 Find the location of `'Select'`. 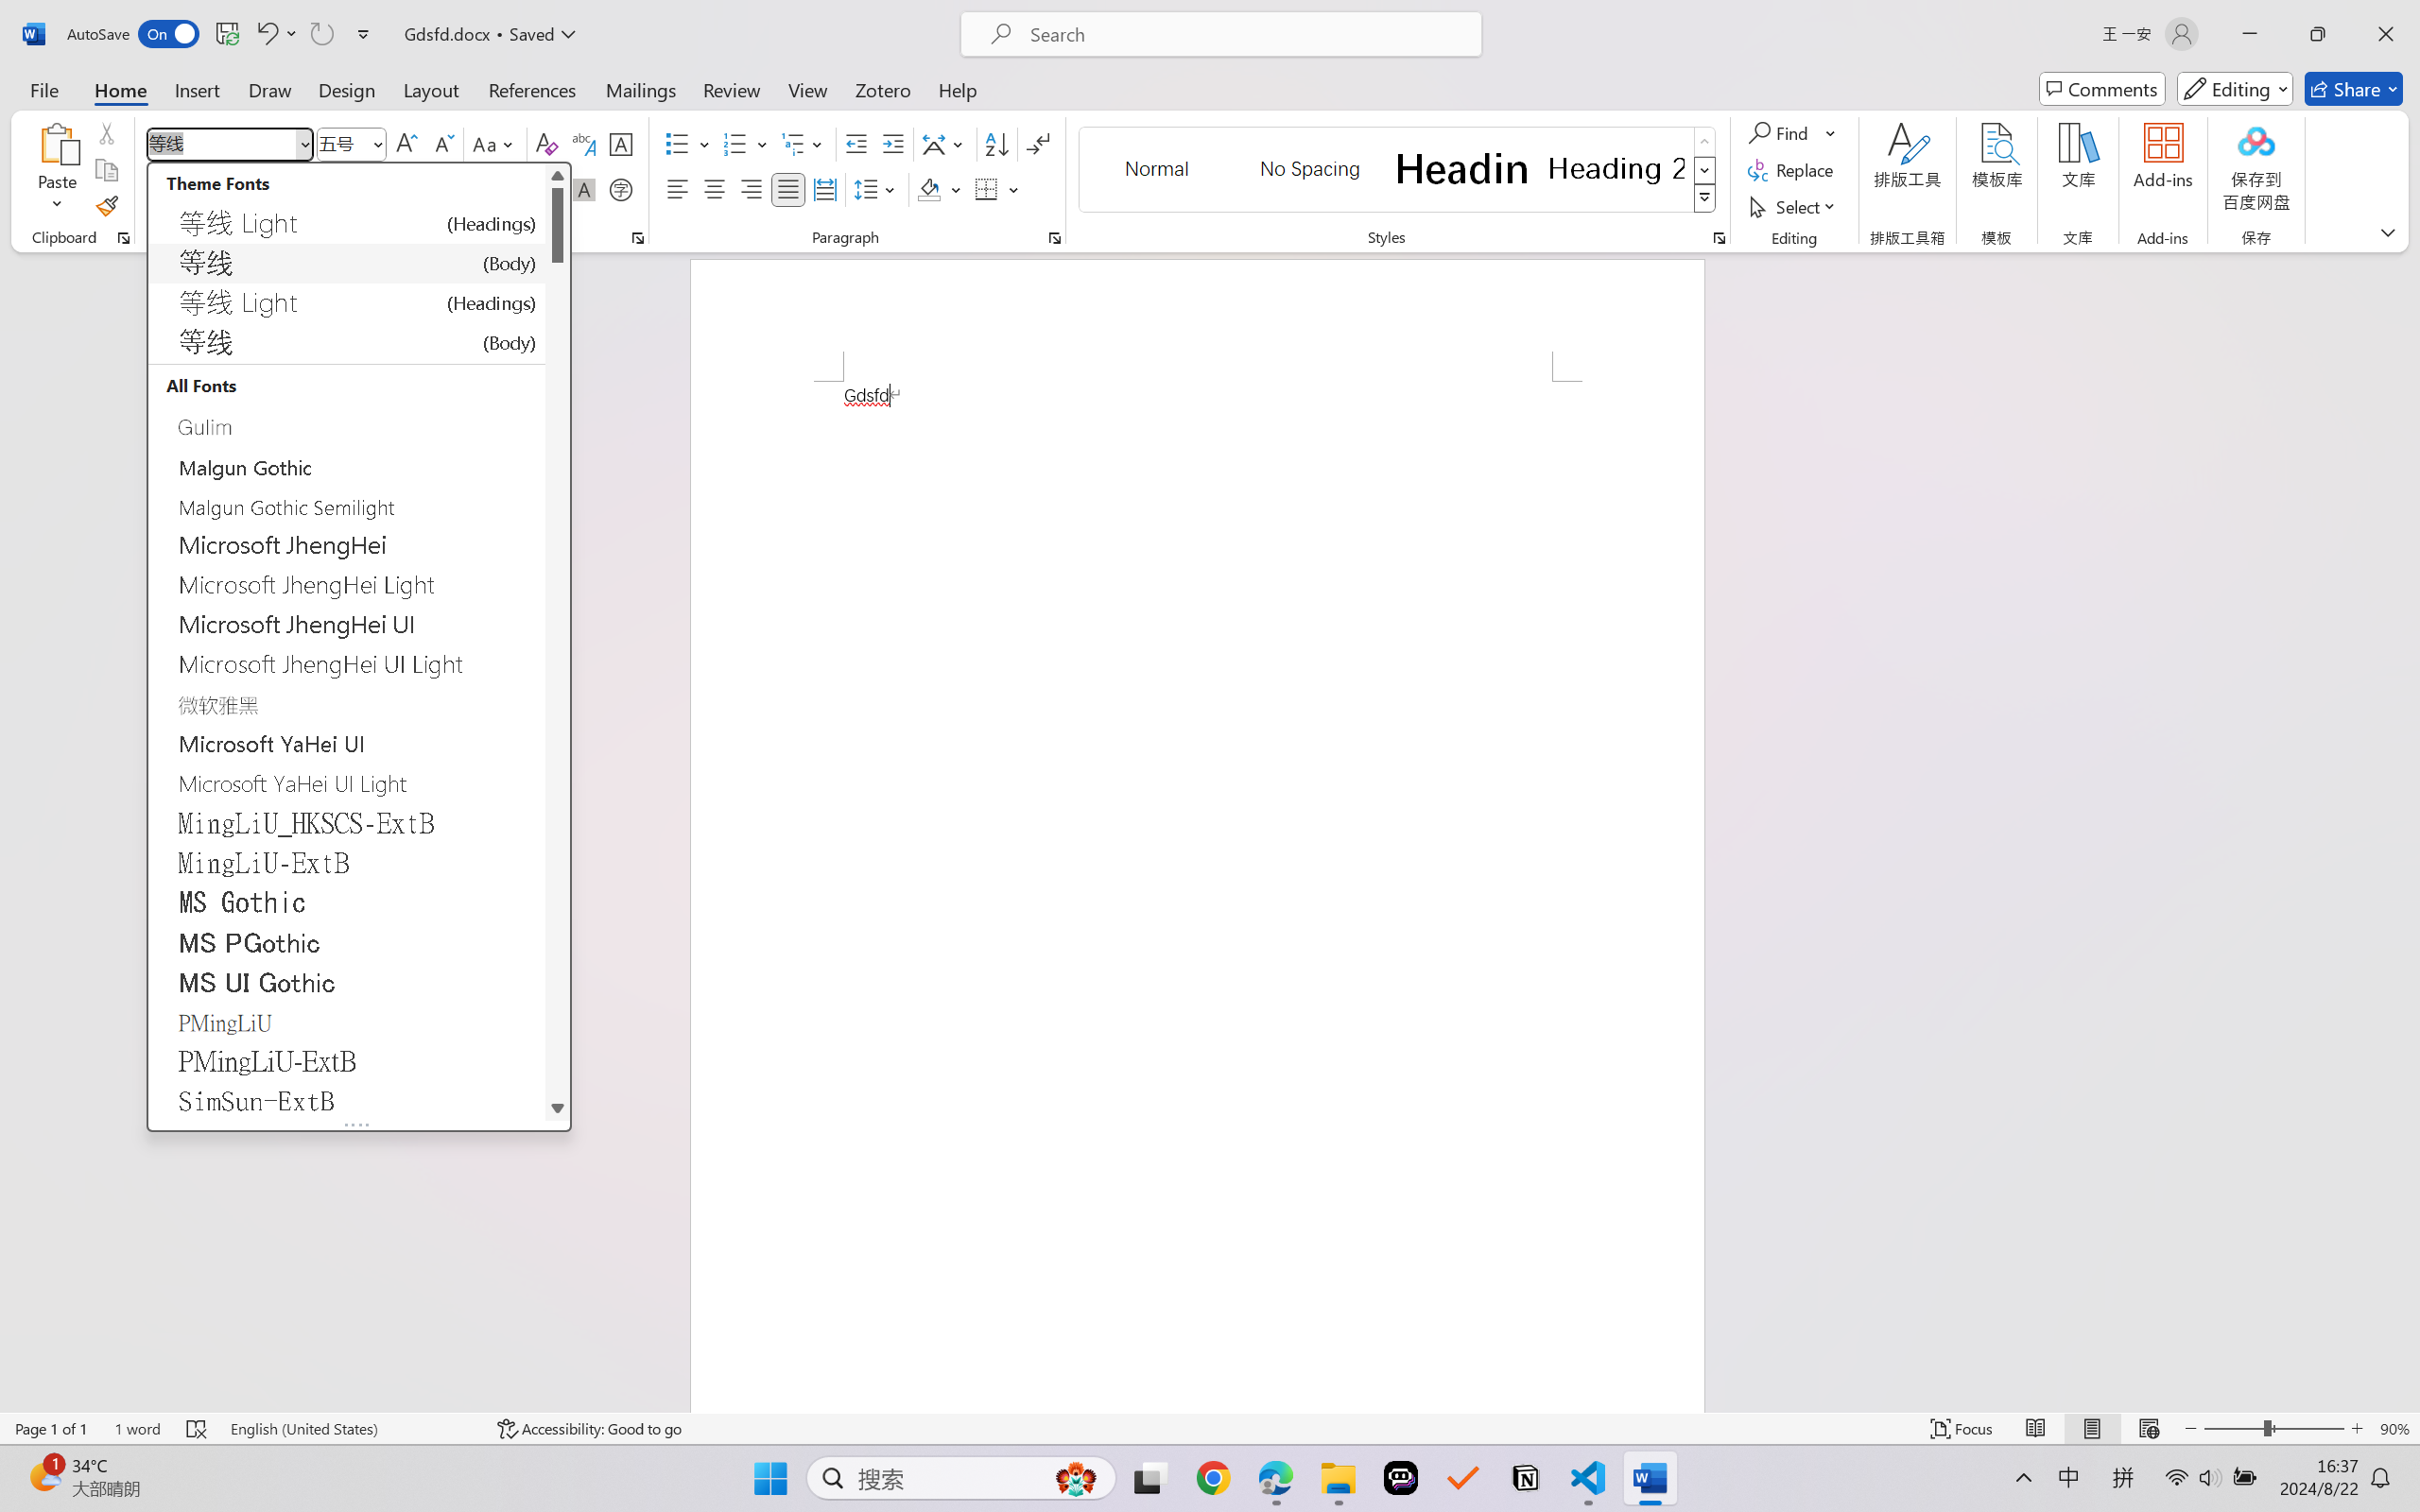

'Select' is located at coordinates (1795, 207).